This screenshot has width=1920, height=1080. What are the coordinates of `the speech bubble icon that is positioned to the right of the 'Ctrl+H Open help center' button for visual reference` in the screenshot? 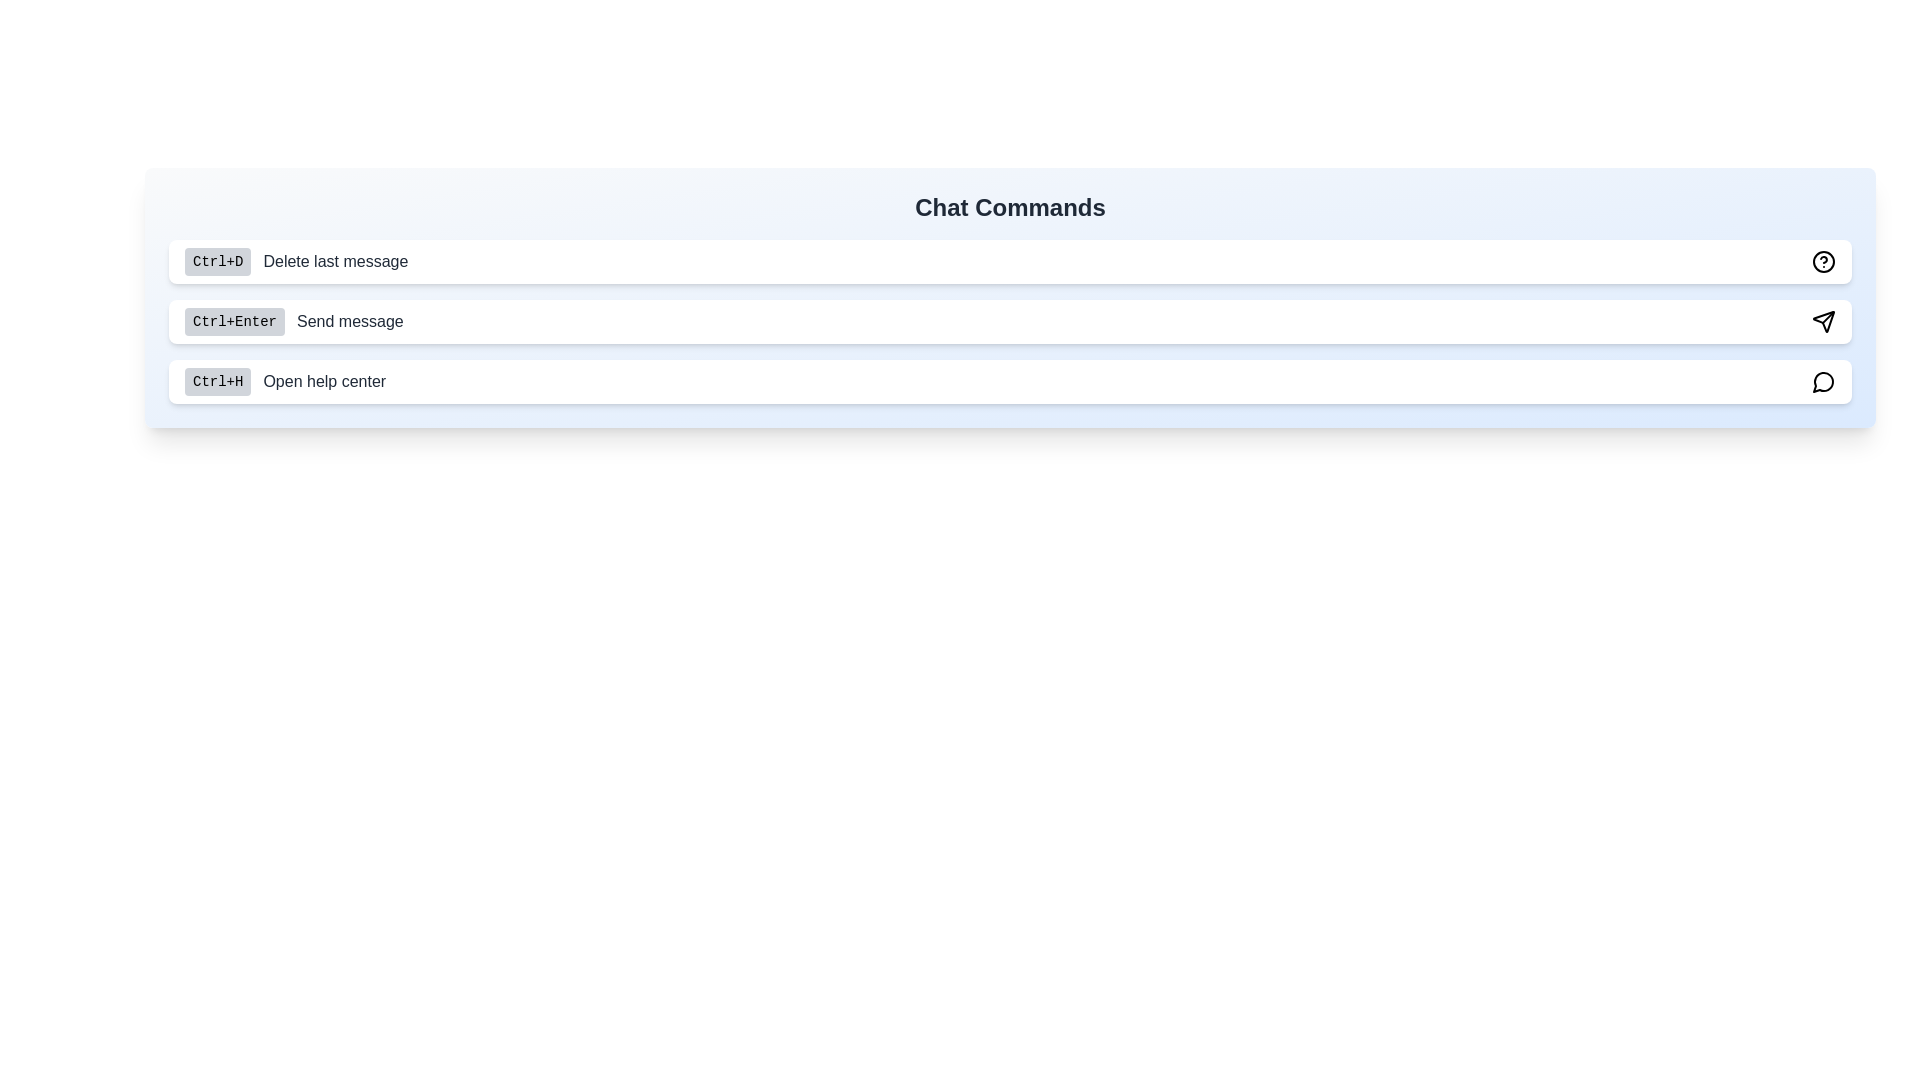 It's located at (1824, 381).